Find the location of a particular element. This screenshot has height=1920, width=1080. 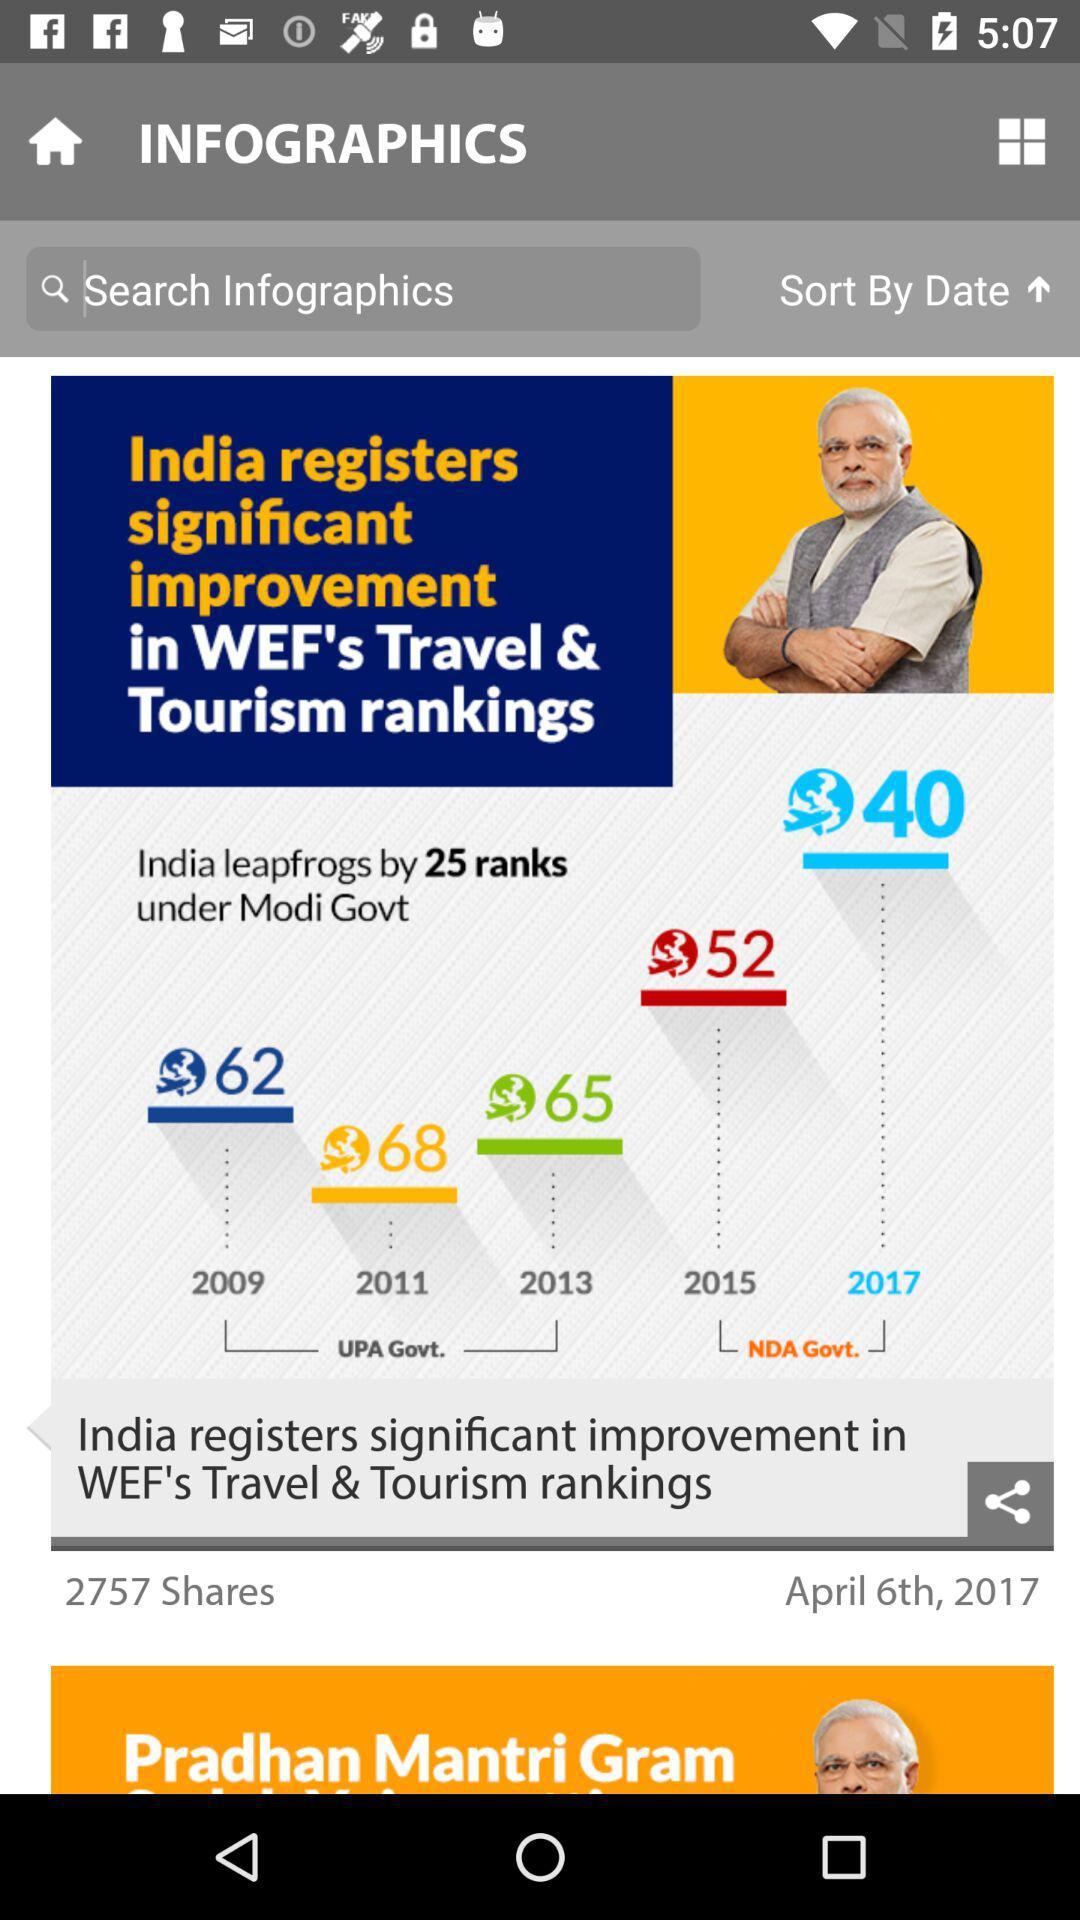

share the article is located at coordinates (1010, 1499).